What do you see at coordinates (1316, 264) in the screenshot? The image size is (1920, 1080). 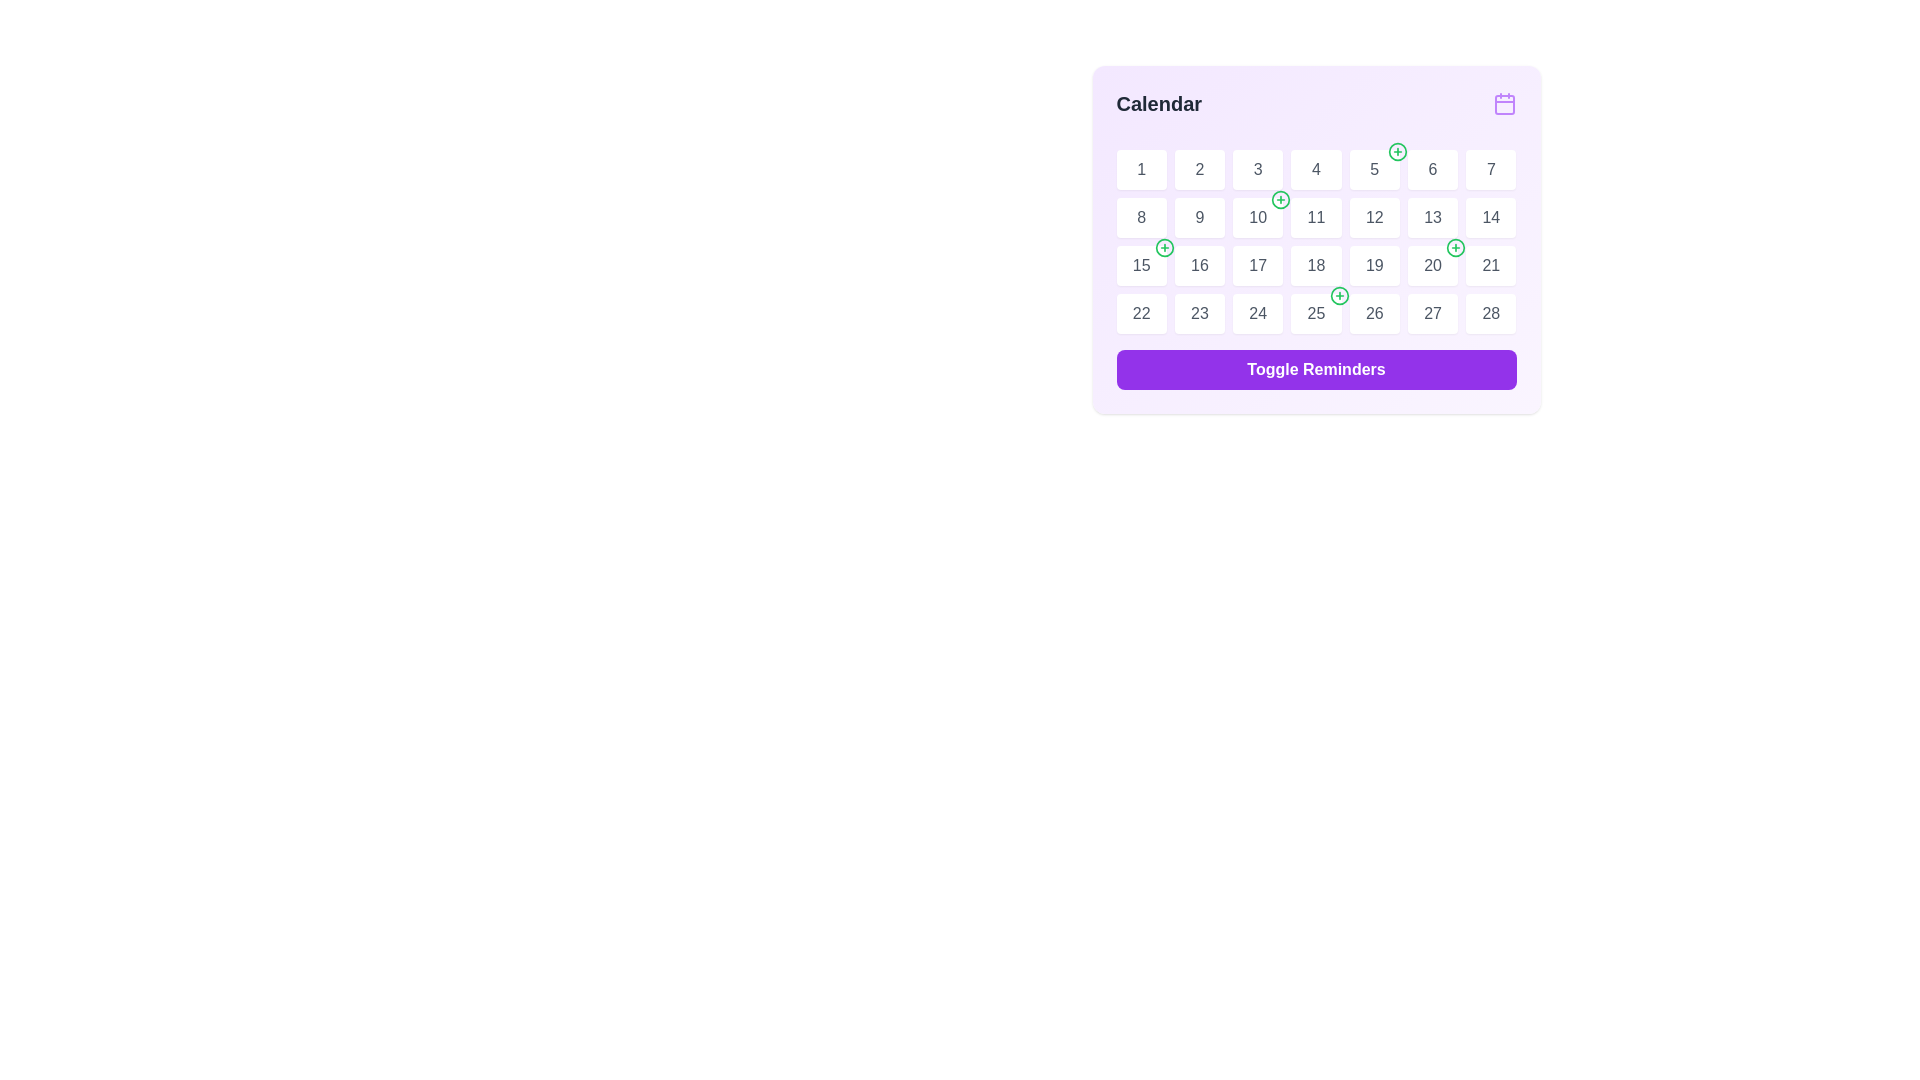 I see `the non-interactive date label indicating the day '18' in the calendar view, located in the 6th column and 3rd row of the calendar grid` at bounding box center [1316, 264].